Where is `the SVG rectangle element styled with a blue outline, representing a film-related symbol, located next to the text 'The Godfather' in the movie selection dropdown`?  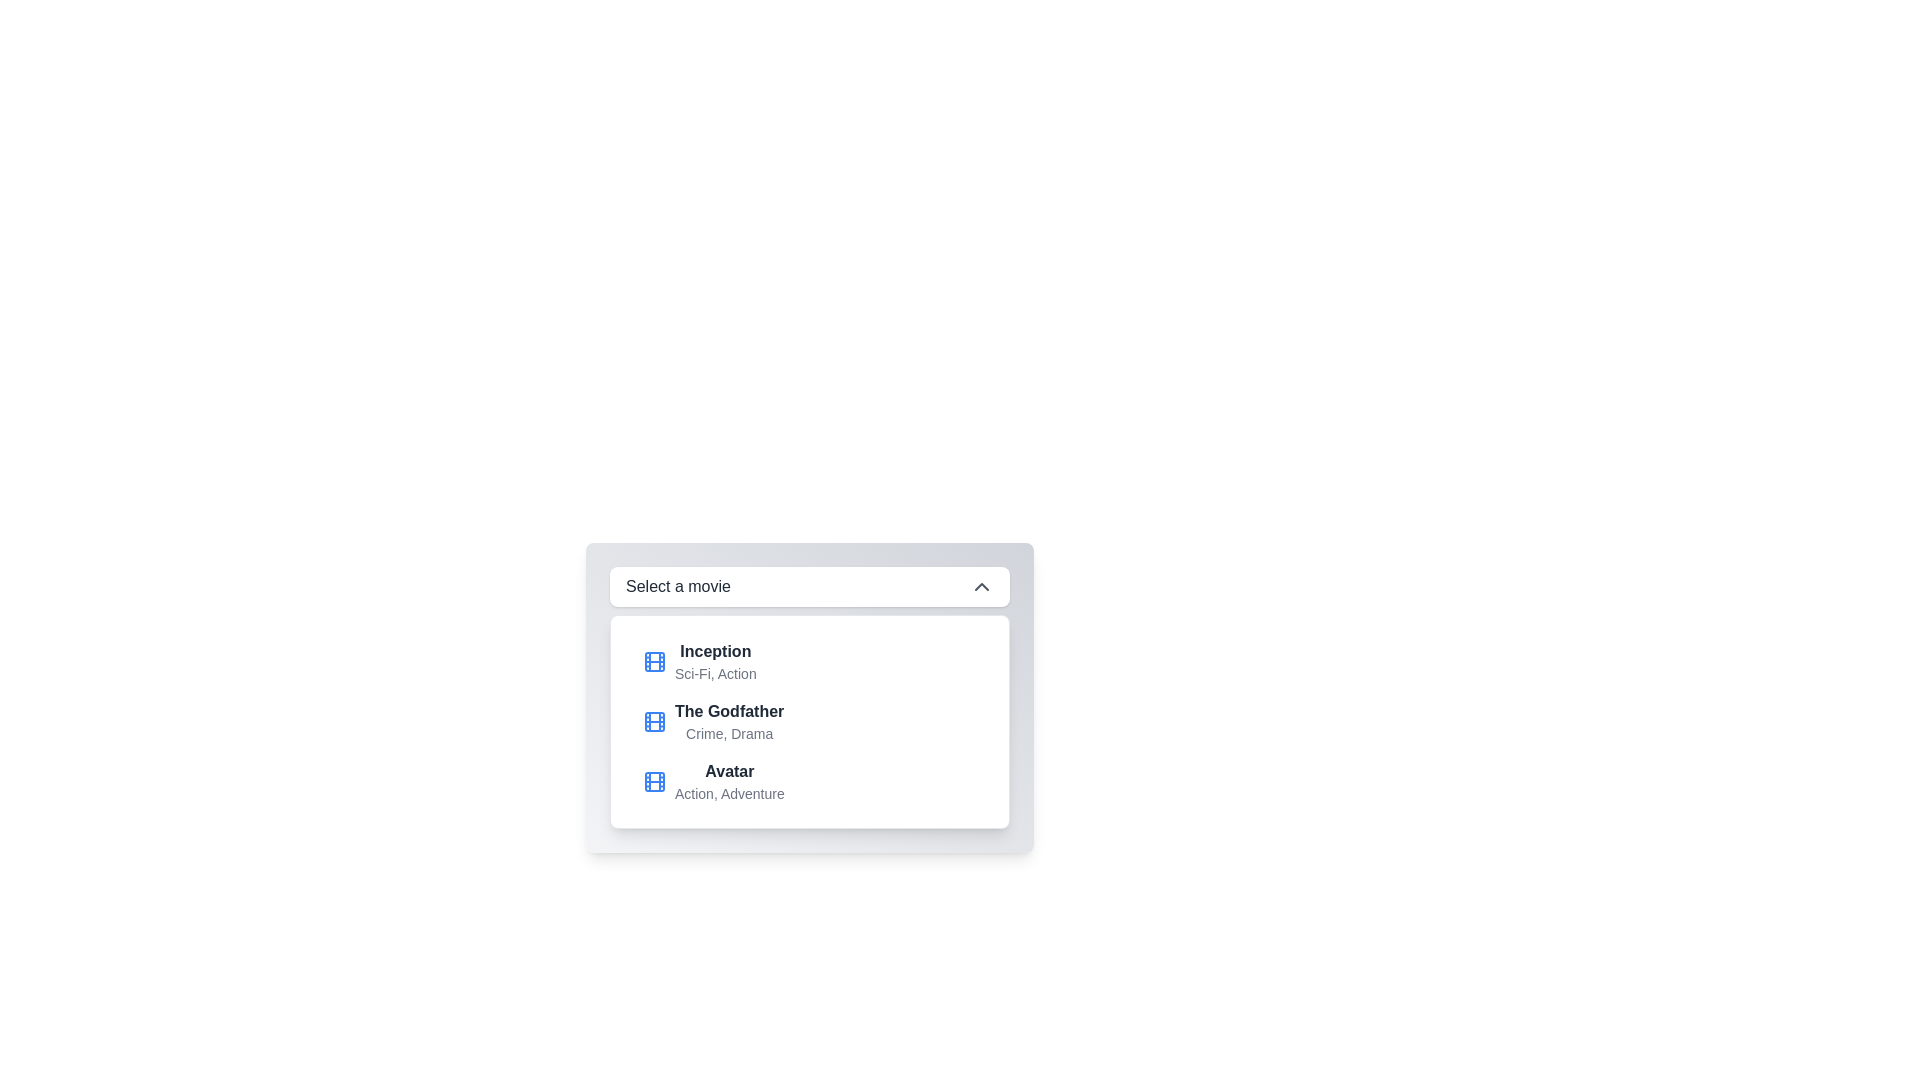 the SVG rectangle element styled with a blue outline, representing a film-related symbol, located next to the text 'The Godfather' in the movie selection dropdown is located at coordinates (654, 721).